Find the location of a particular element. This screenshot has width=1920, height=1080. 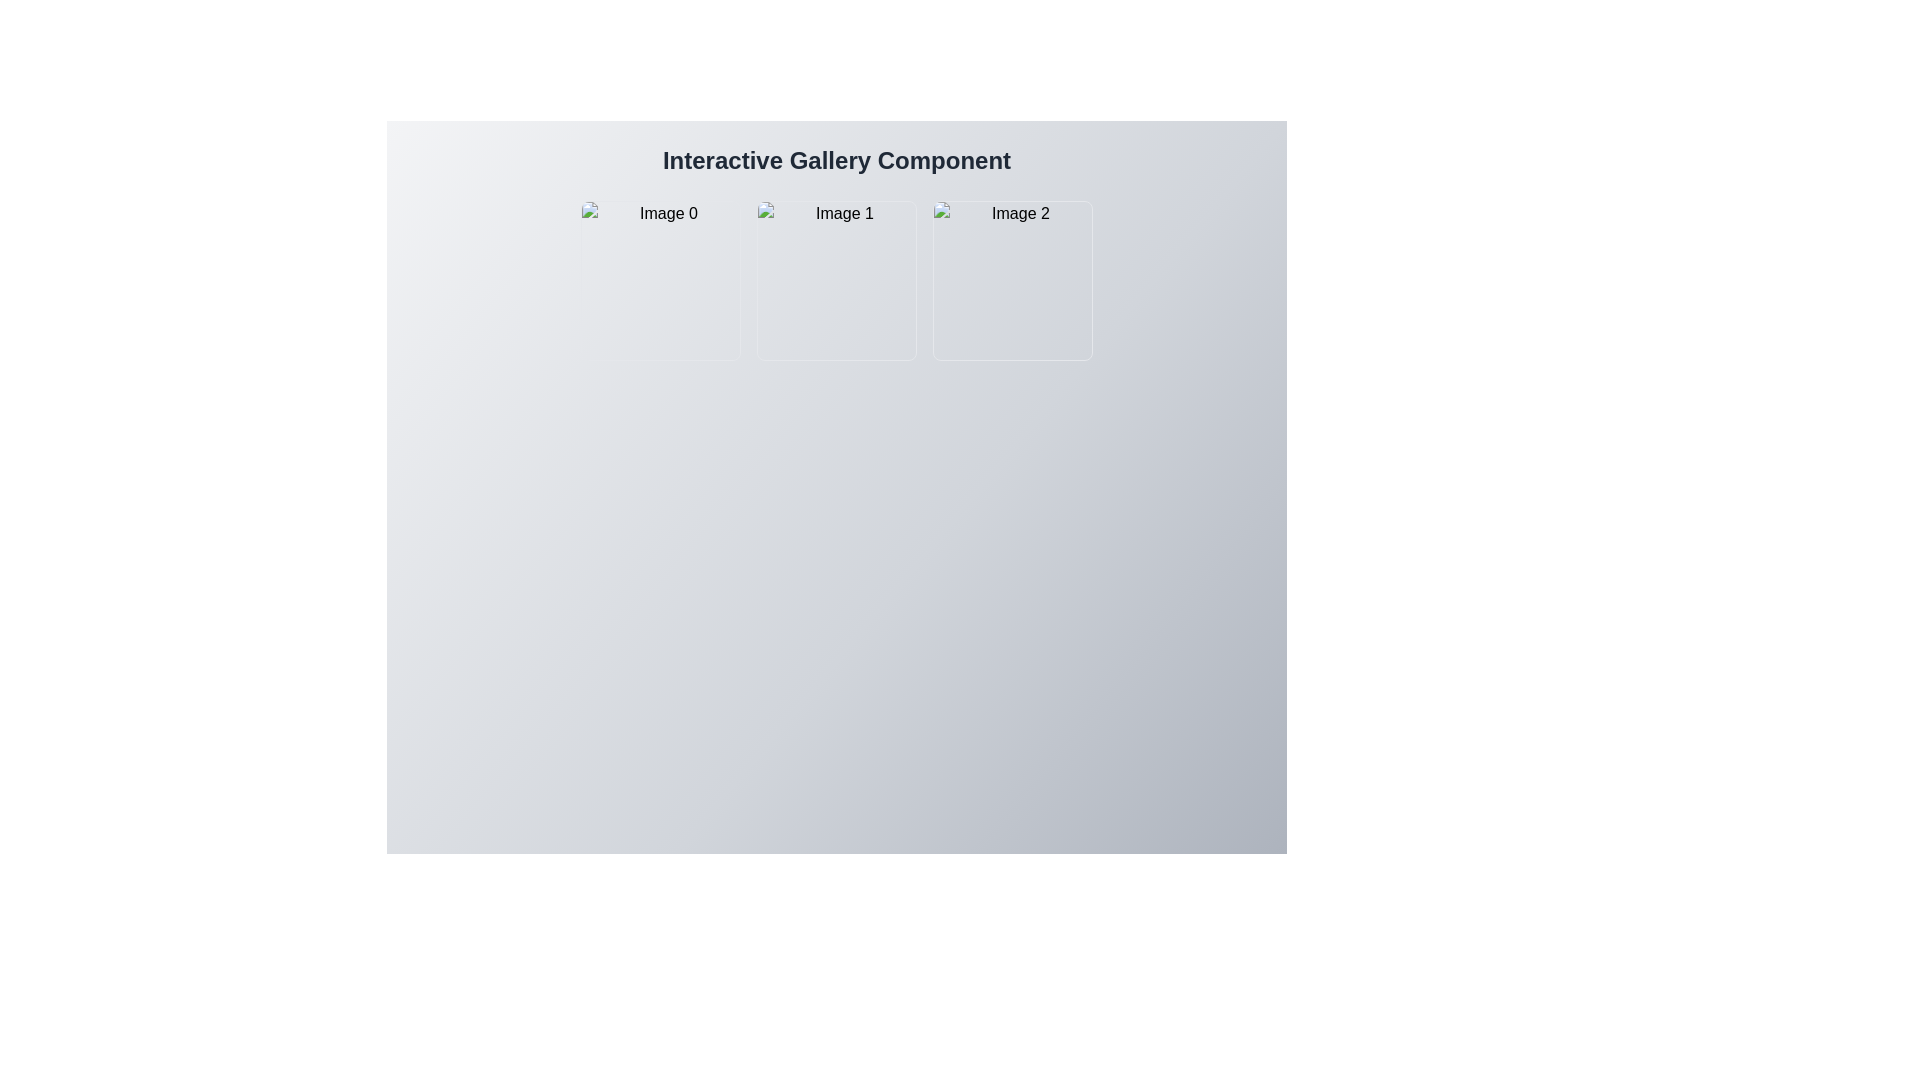

the Text heading that serves as the title for the gallery component, positioned at the top of the interface above 'Image 1,' 'Image 2,' and 'Image 3.' is located at coordinates (836, 160).